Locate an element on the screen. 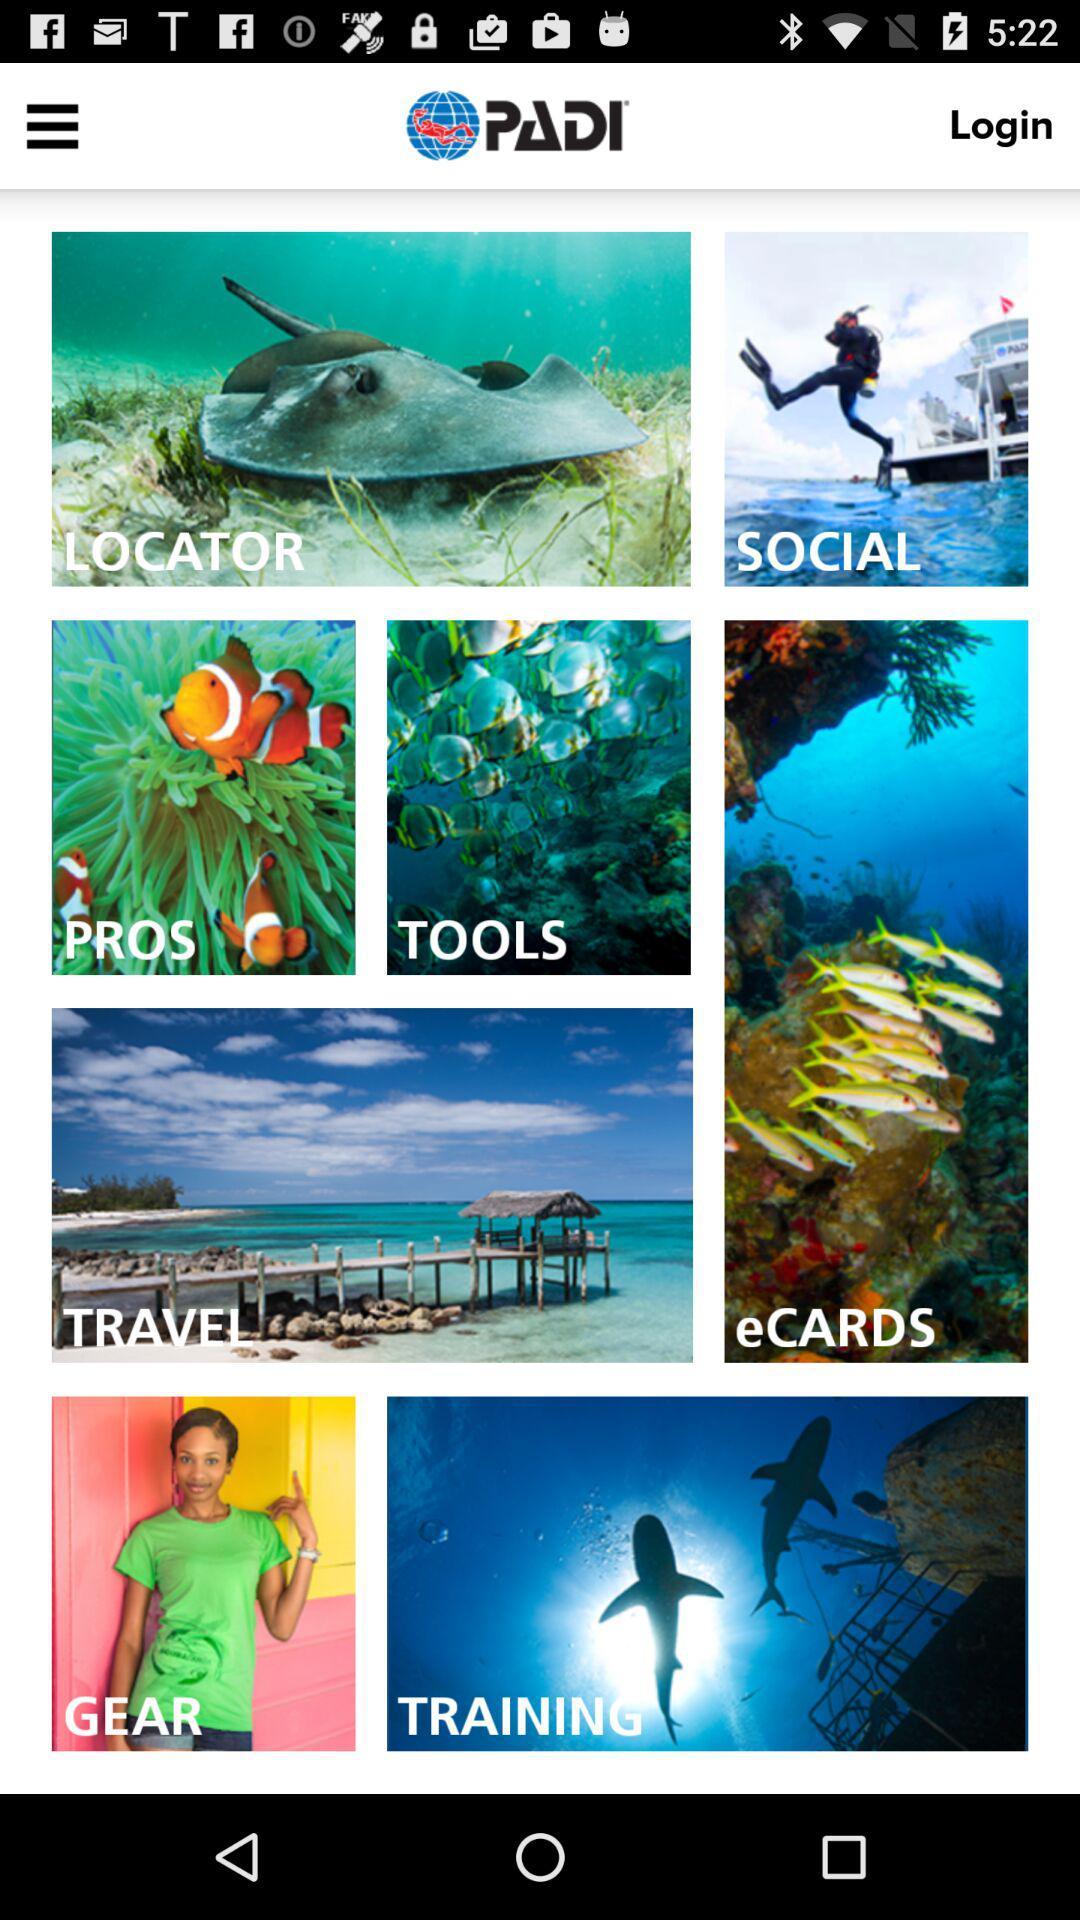 The image size is (1080, 1920). different sections is located at coordinates (51, 124).